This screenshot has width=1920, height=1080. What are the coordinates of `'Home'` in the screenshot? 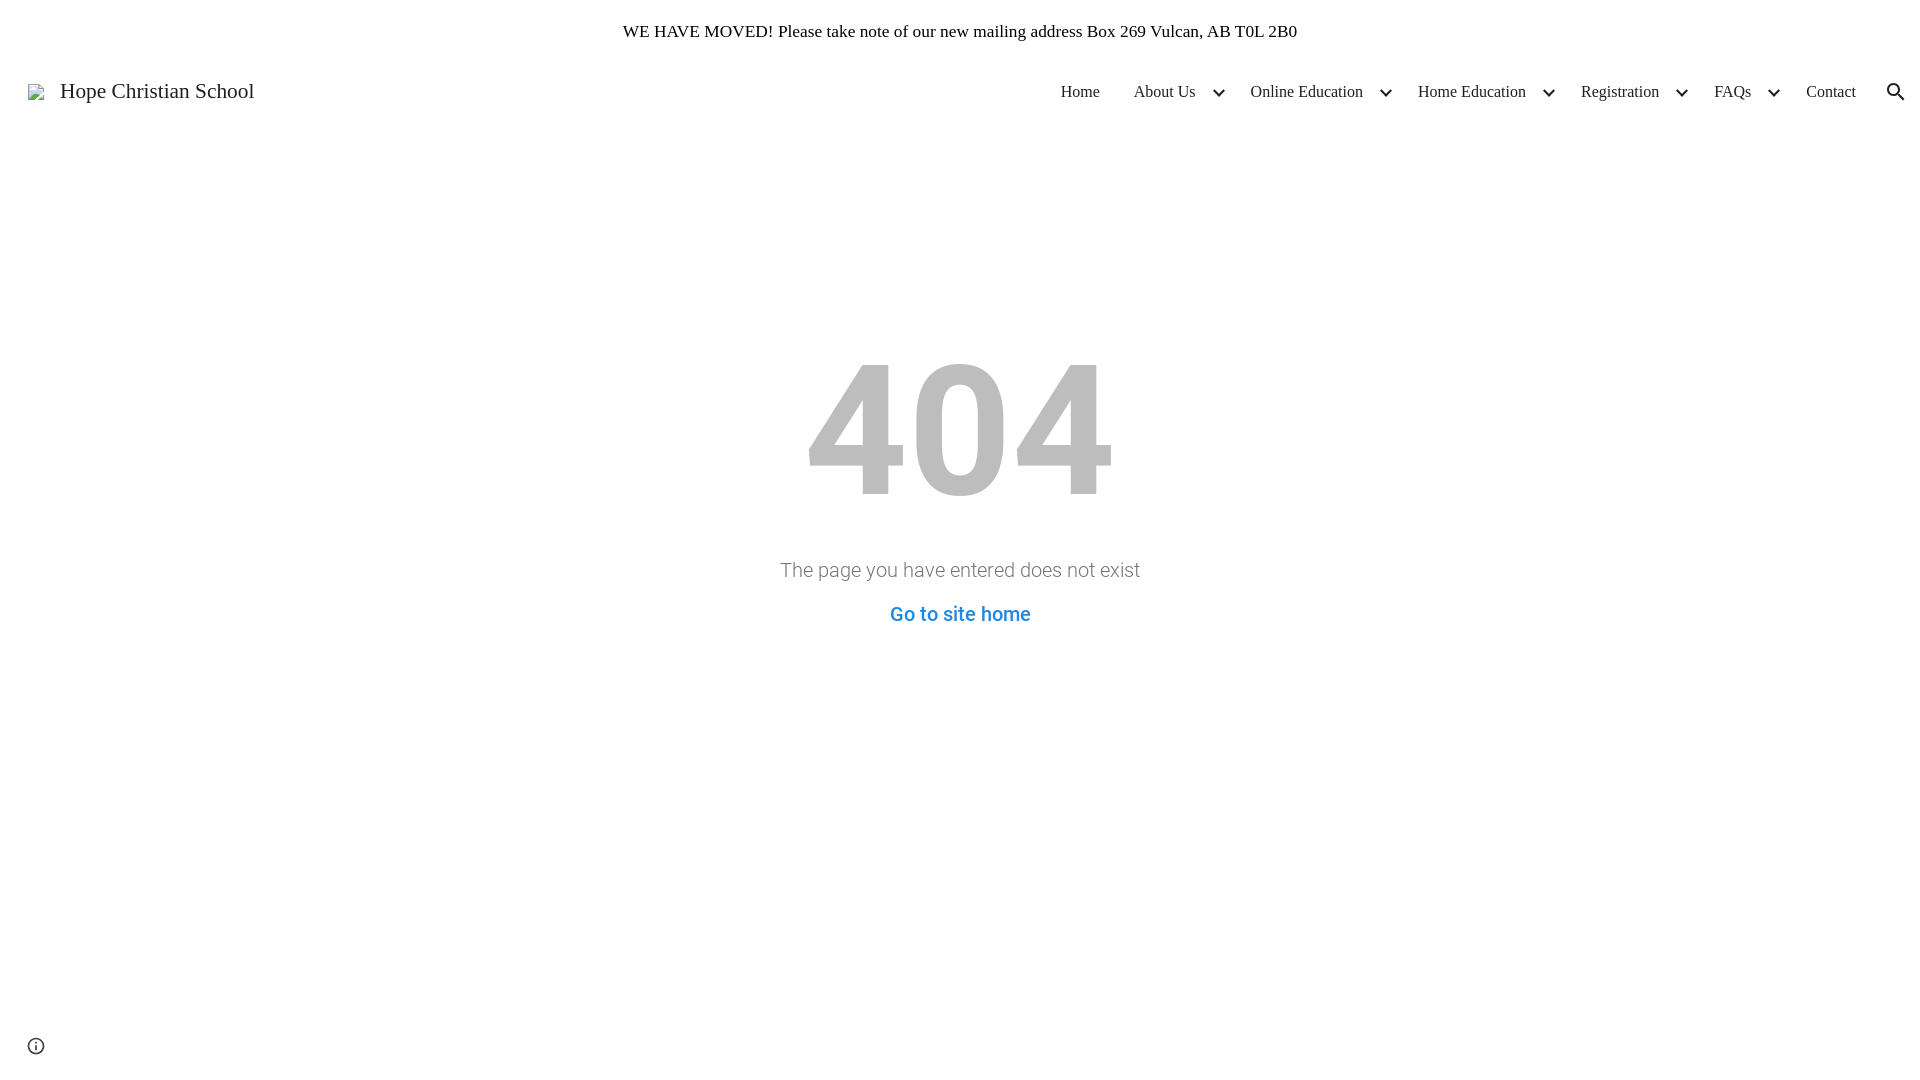 It's located at (1079, 92).